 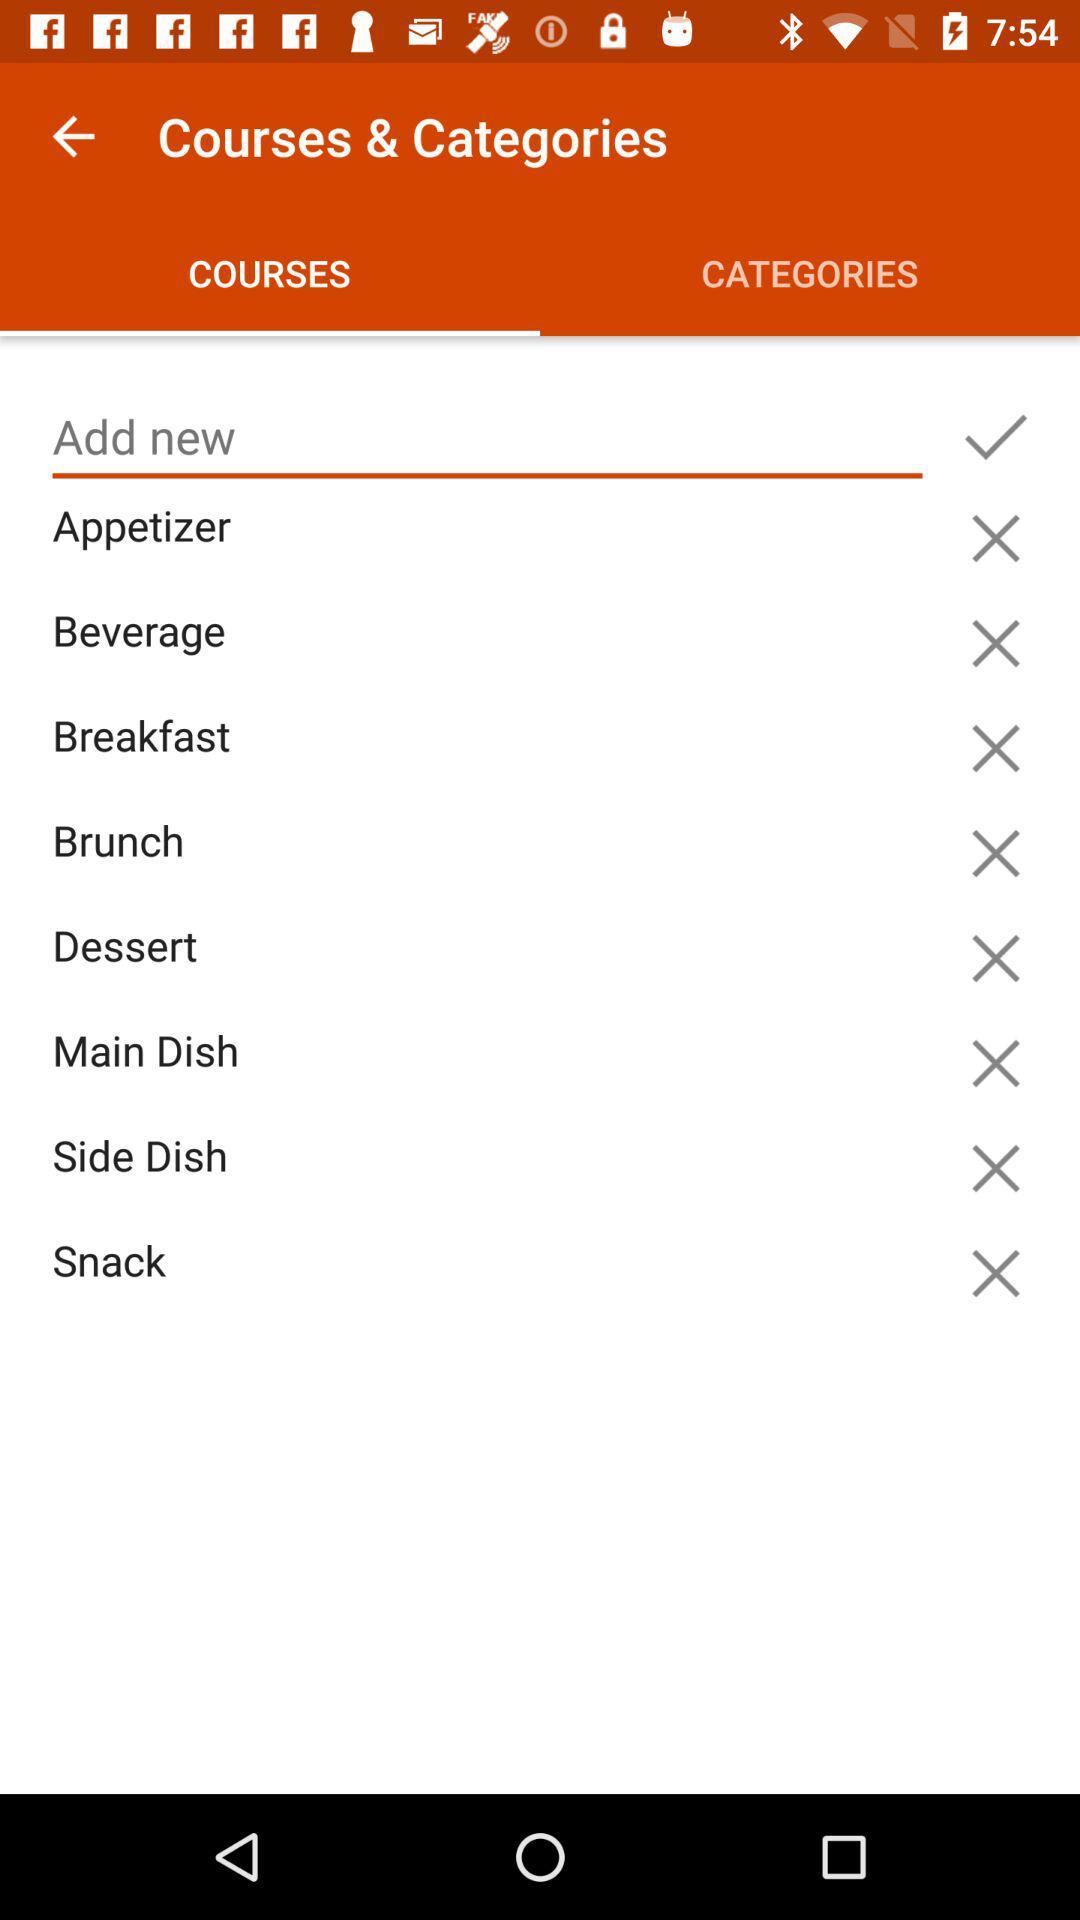 I want to click on remove side dish option, so click(x=995, y=1168).